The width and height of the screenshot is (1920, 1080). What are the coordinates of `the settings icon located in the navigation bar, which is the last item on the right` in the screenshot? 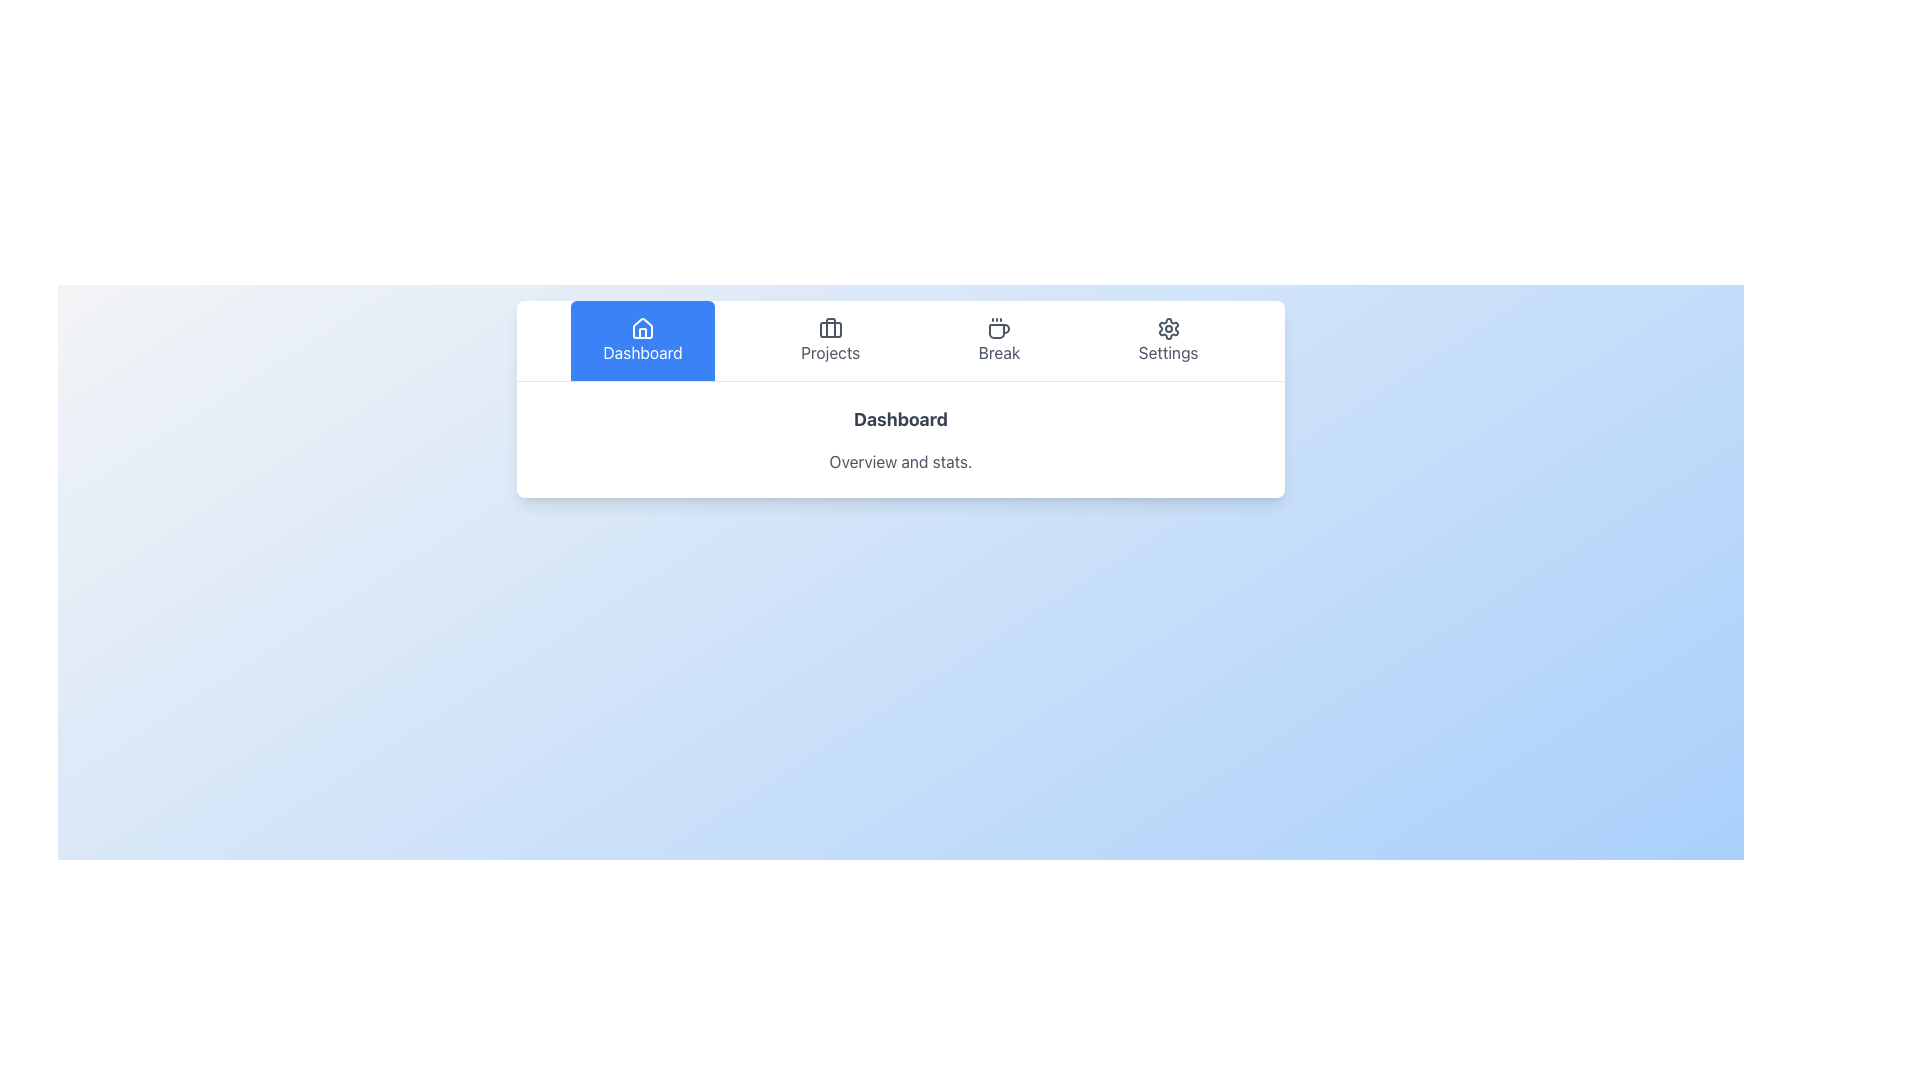 It's located at (1168, 339).